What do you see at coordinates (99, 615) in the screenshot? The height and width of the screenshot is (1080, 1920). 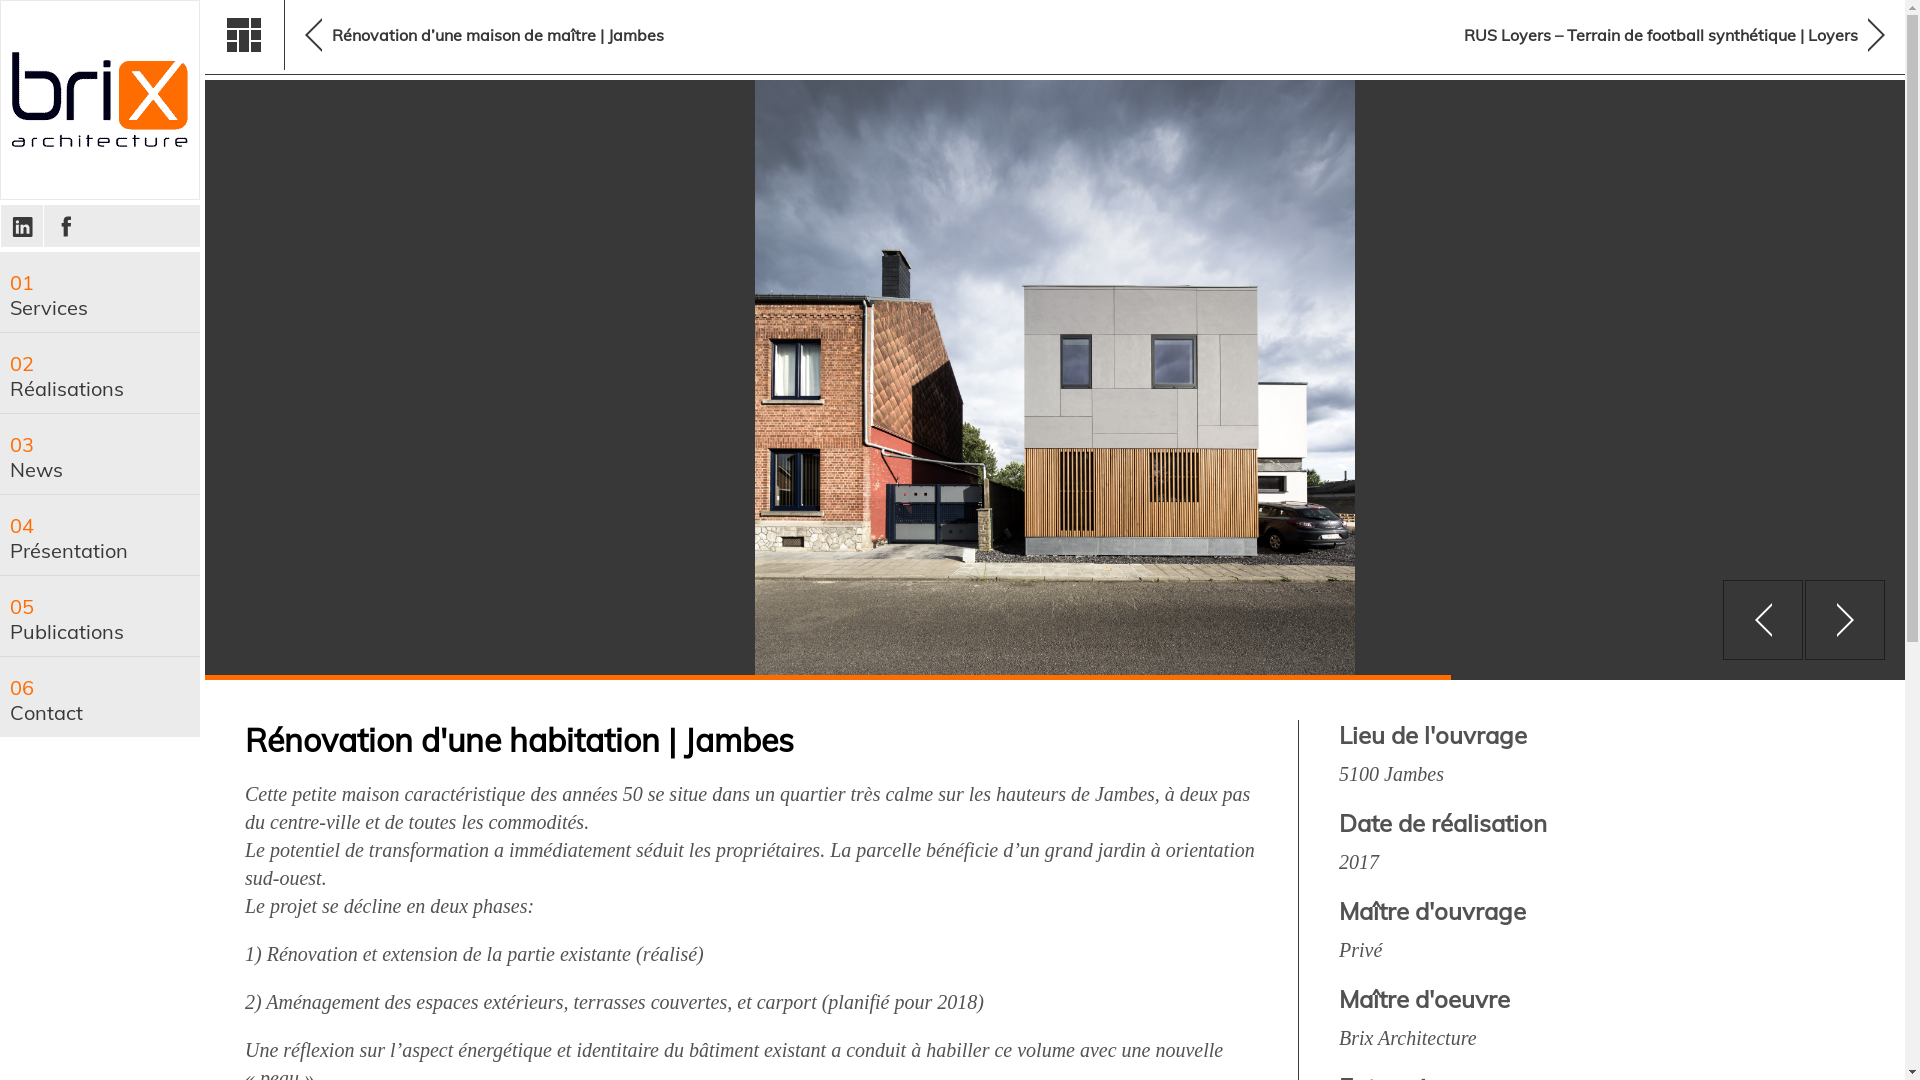 I see `'05` at bounding box center [99, 615].